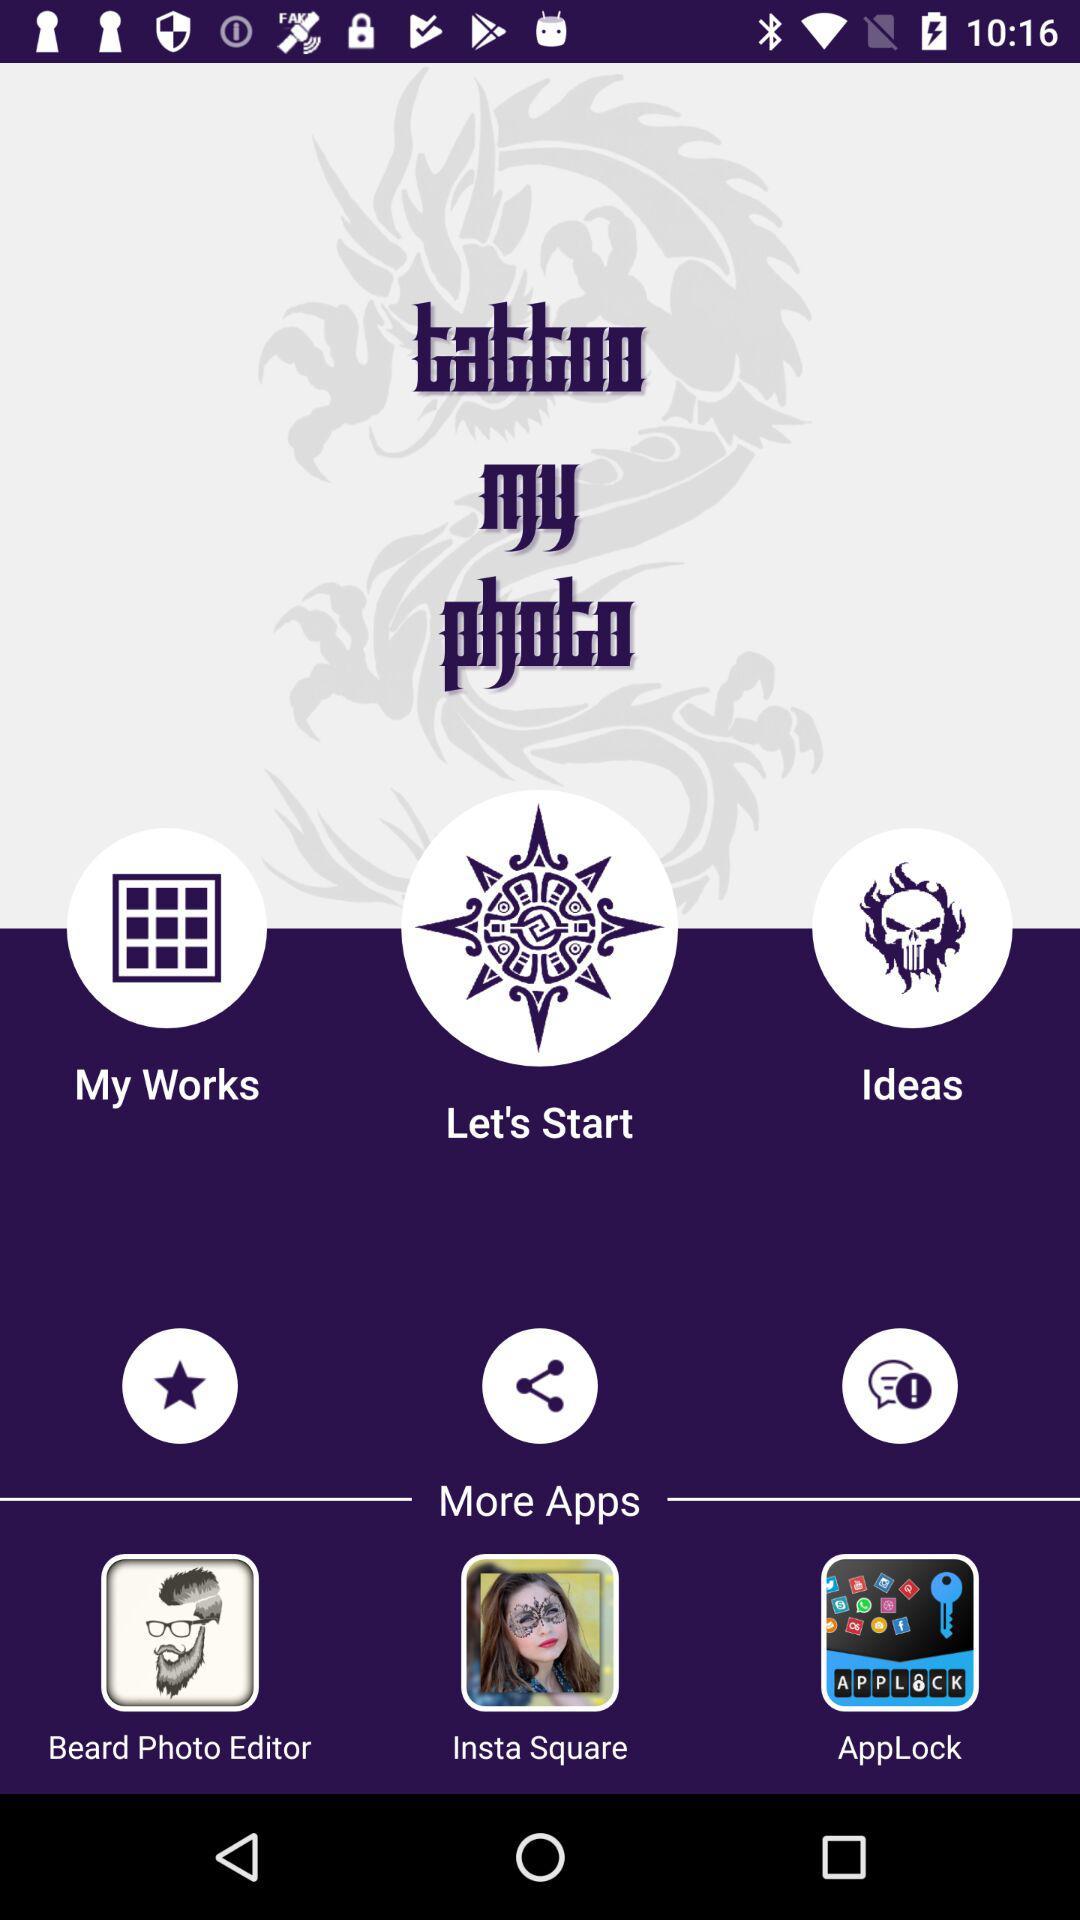 The image size is (1080, 1920). What do you see at coordinates (178, 1745) in the screenshot?
I see `icon next to insta square item` at bounding box center [178, 1745].